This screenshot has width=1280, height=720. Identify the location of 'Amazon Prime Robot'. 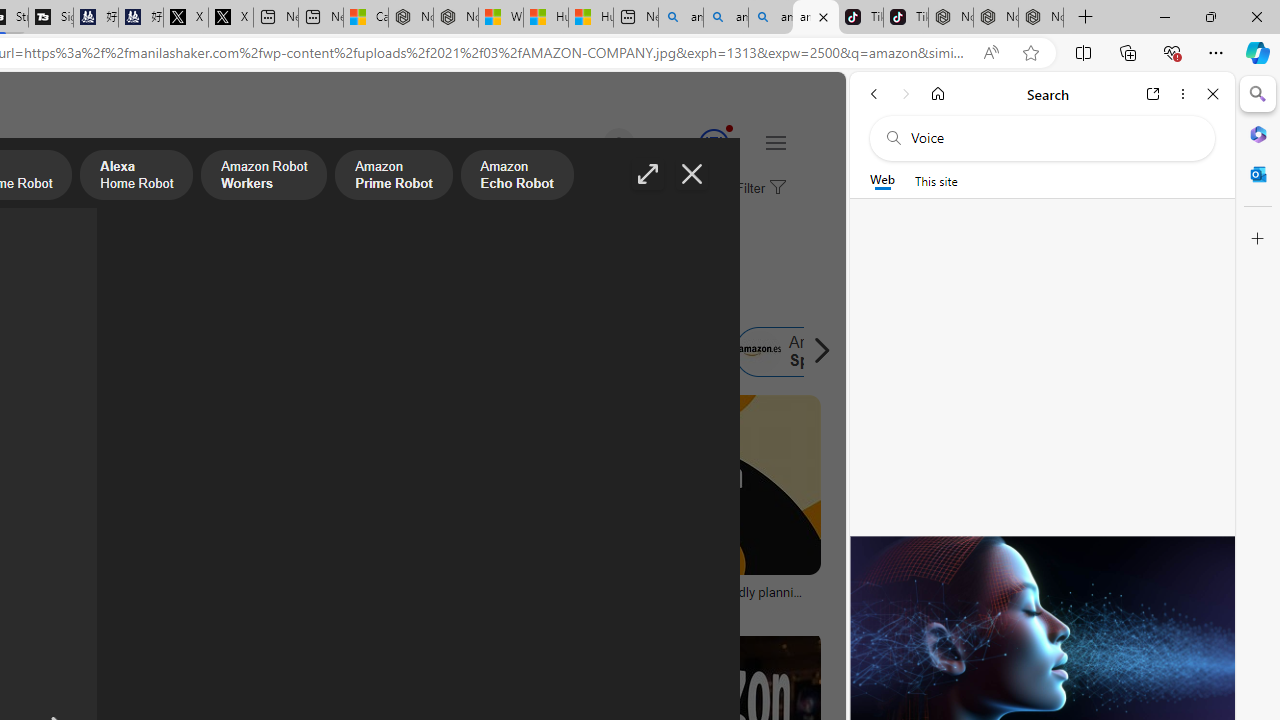
(394, 176).